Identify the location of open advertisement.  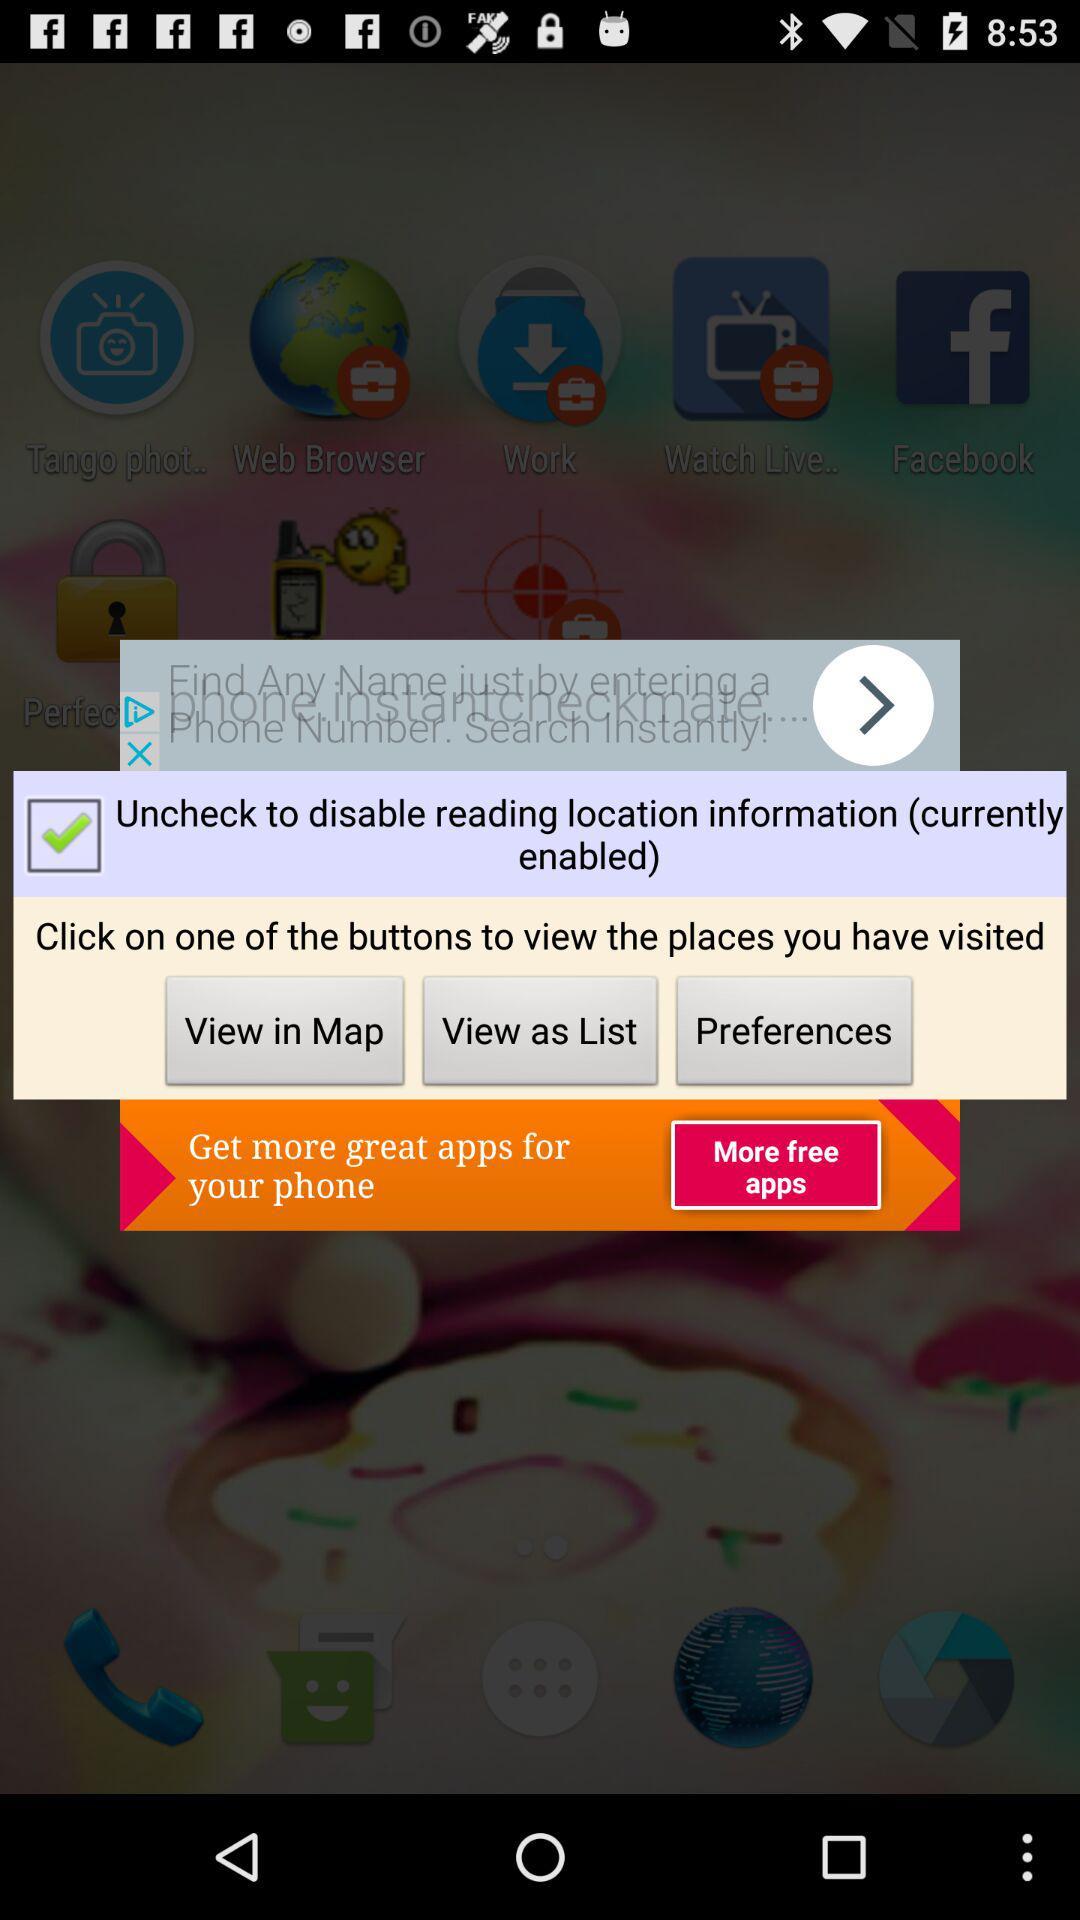
(540, 705).